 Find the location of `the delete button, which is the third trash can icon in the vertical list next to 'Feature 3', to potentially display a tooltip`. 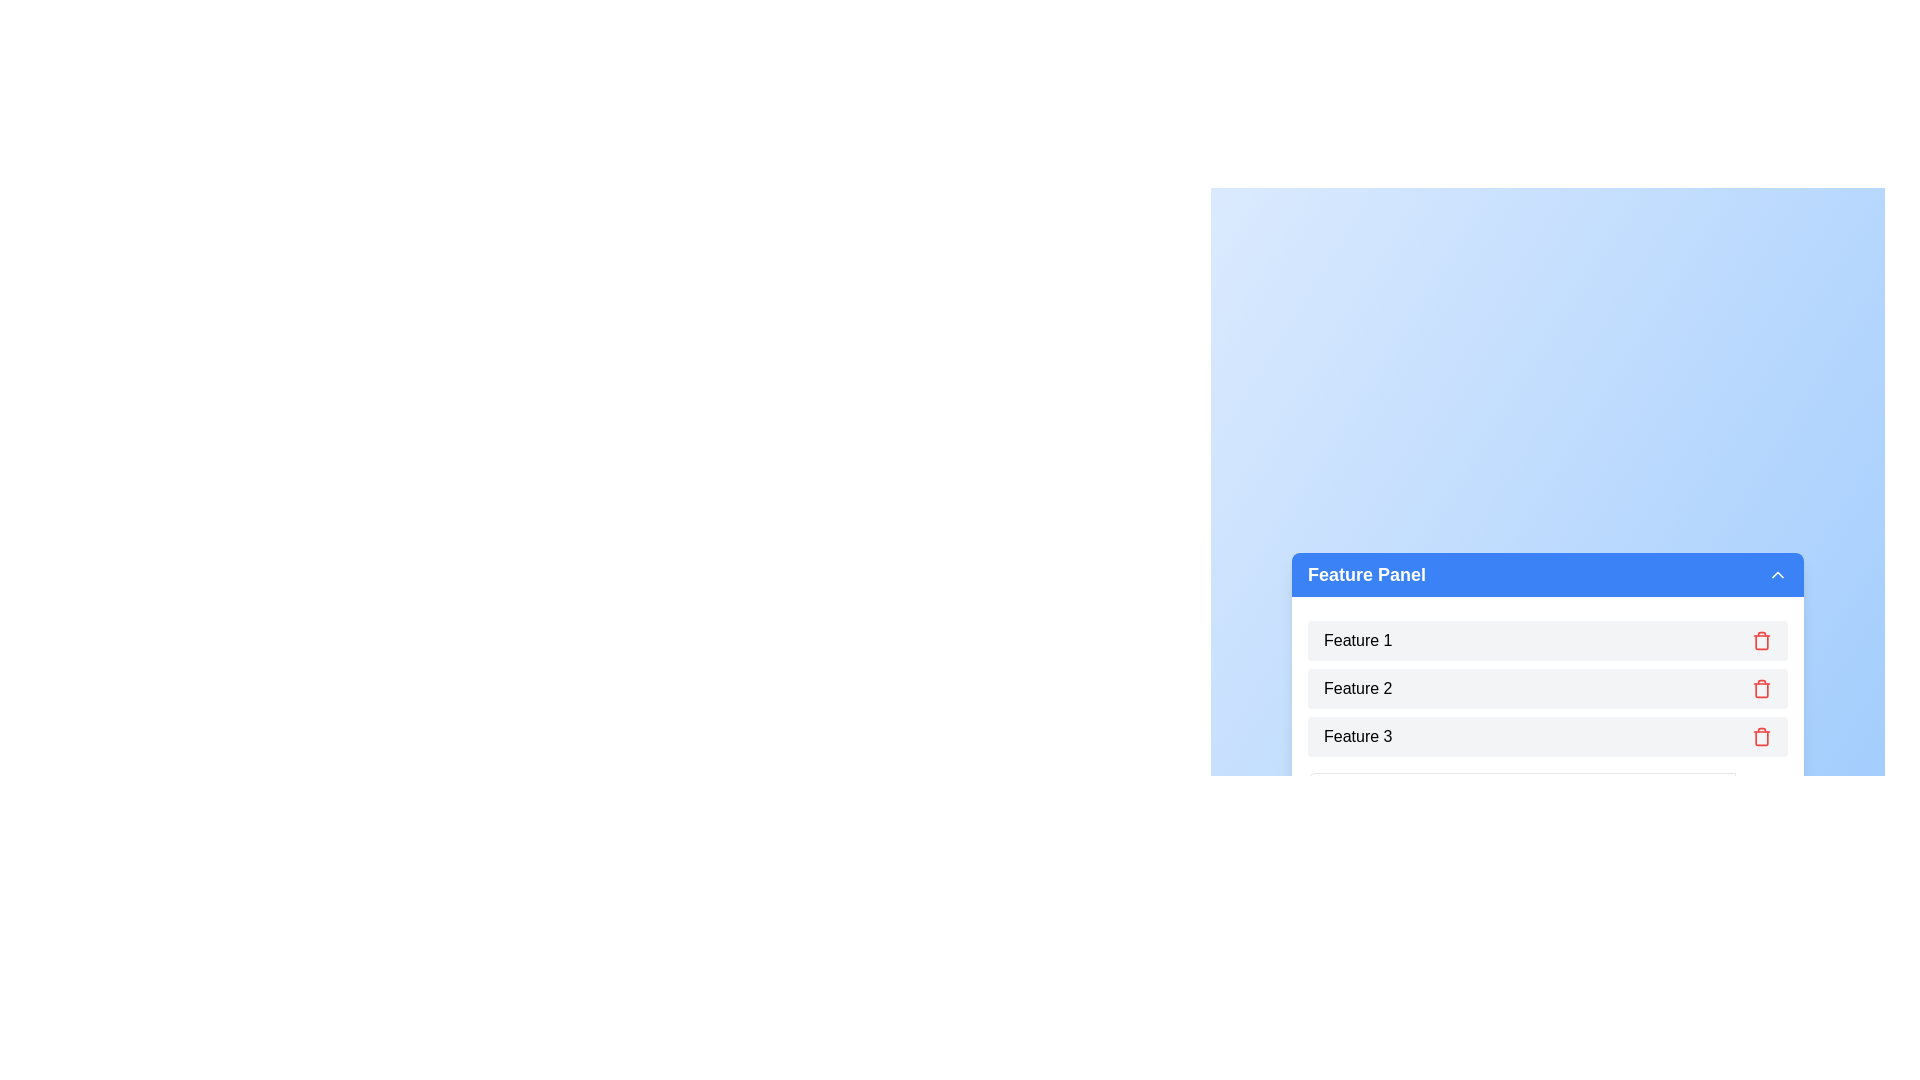

the delete button, which is the third trash can icon in the vertical list next to 'Feature 3', to potentially display a tooltip is located at coordinates (1761, 736).